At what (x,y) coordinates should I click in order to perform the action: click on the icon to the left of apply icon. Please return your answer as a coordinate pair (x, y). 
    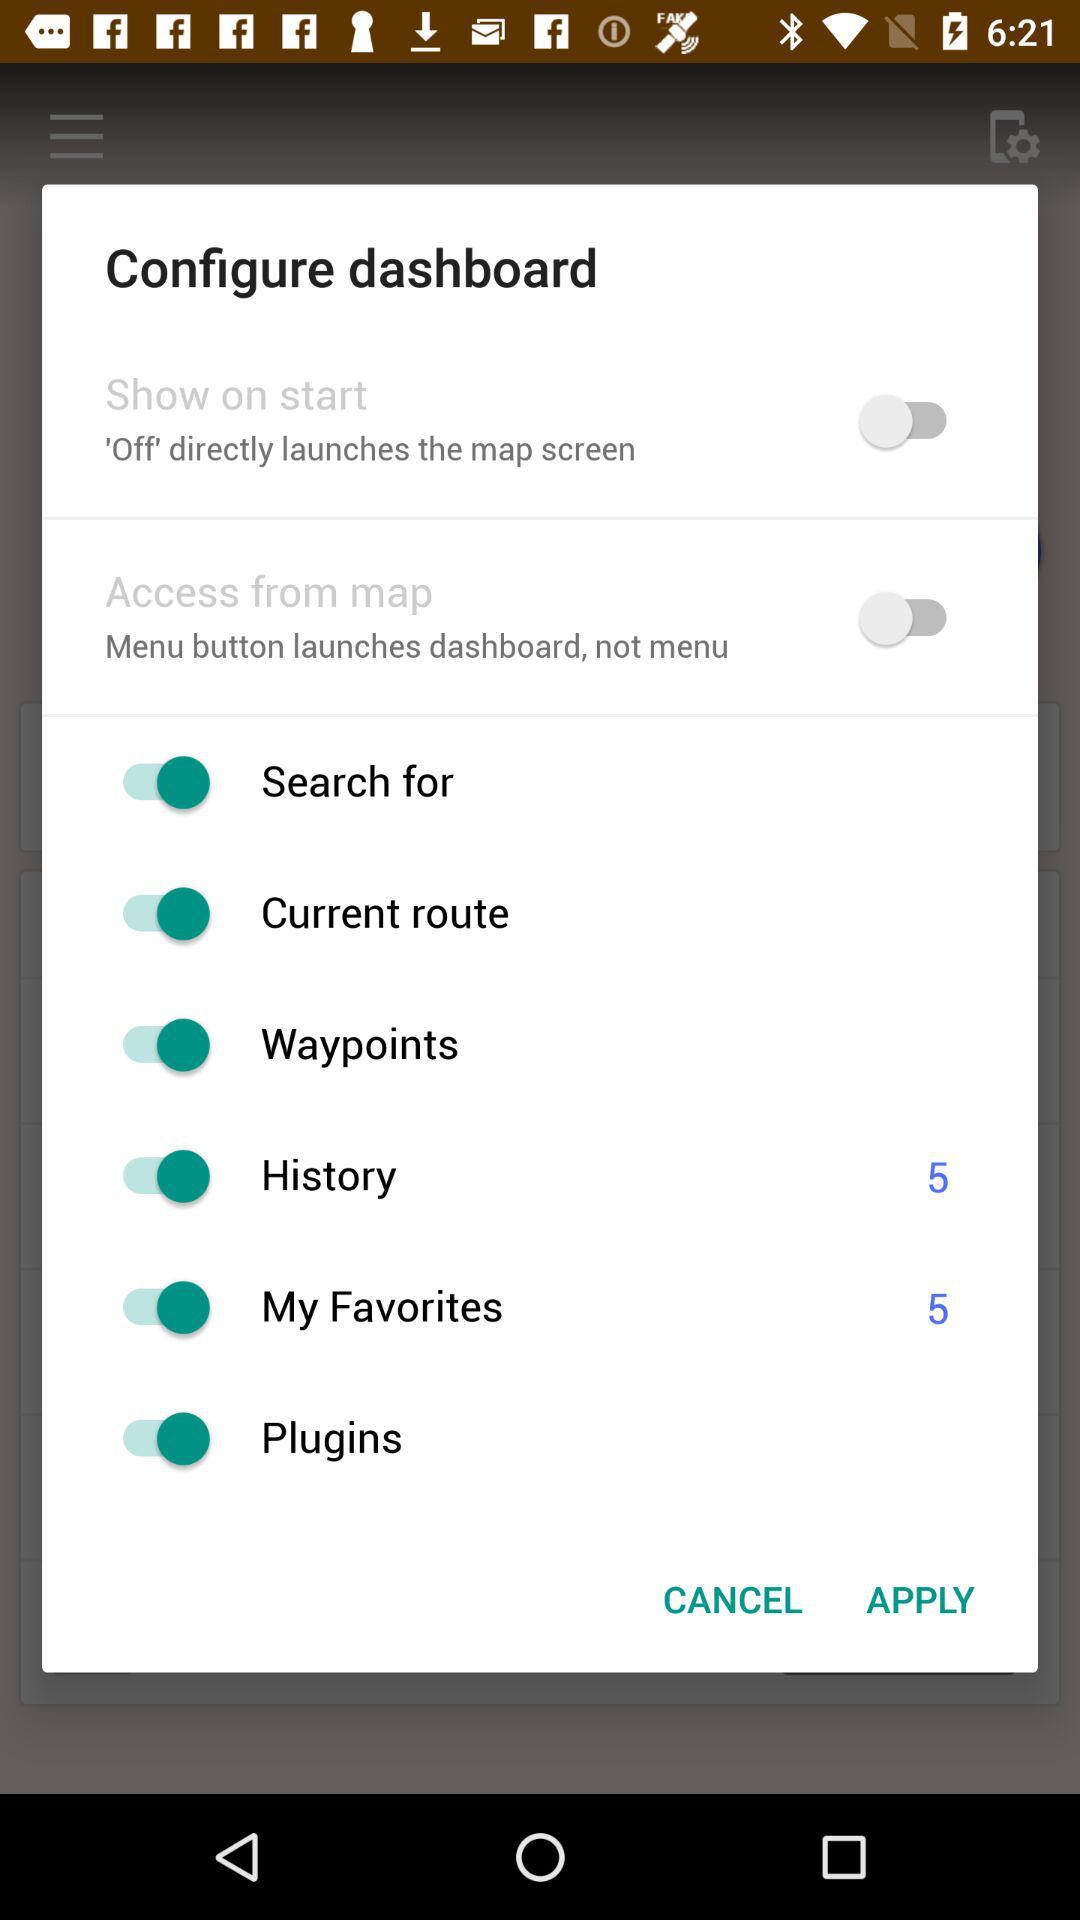
    Looking at the image, I should click on (733, 1597).